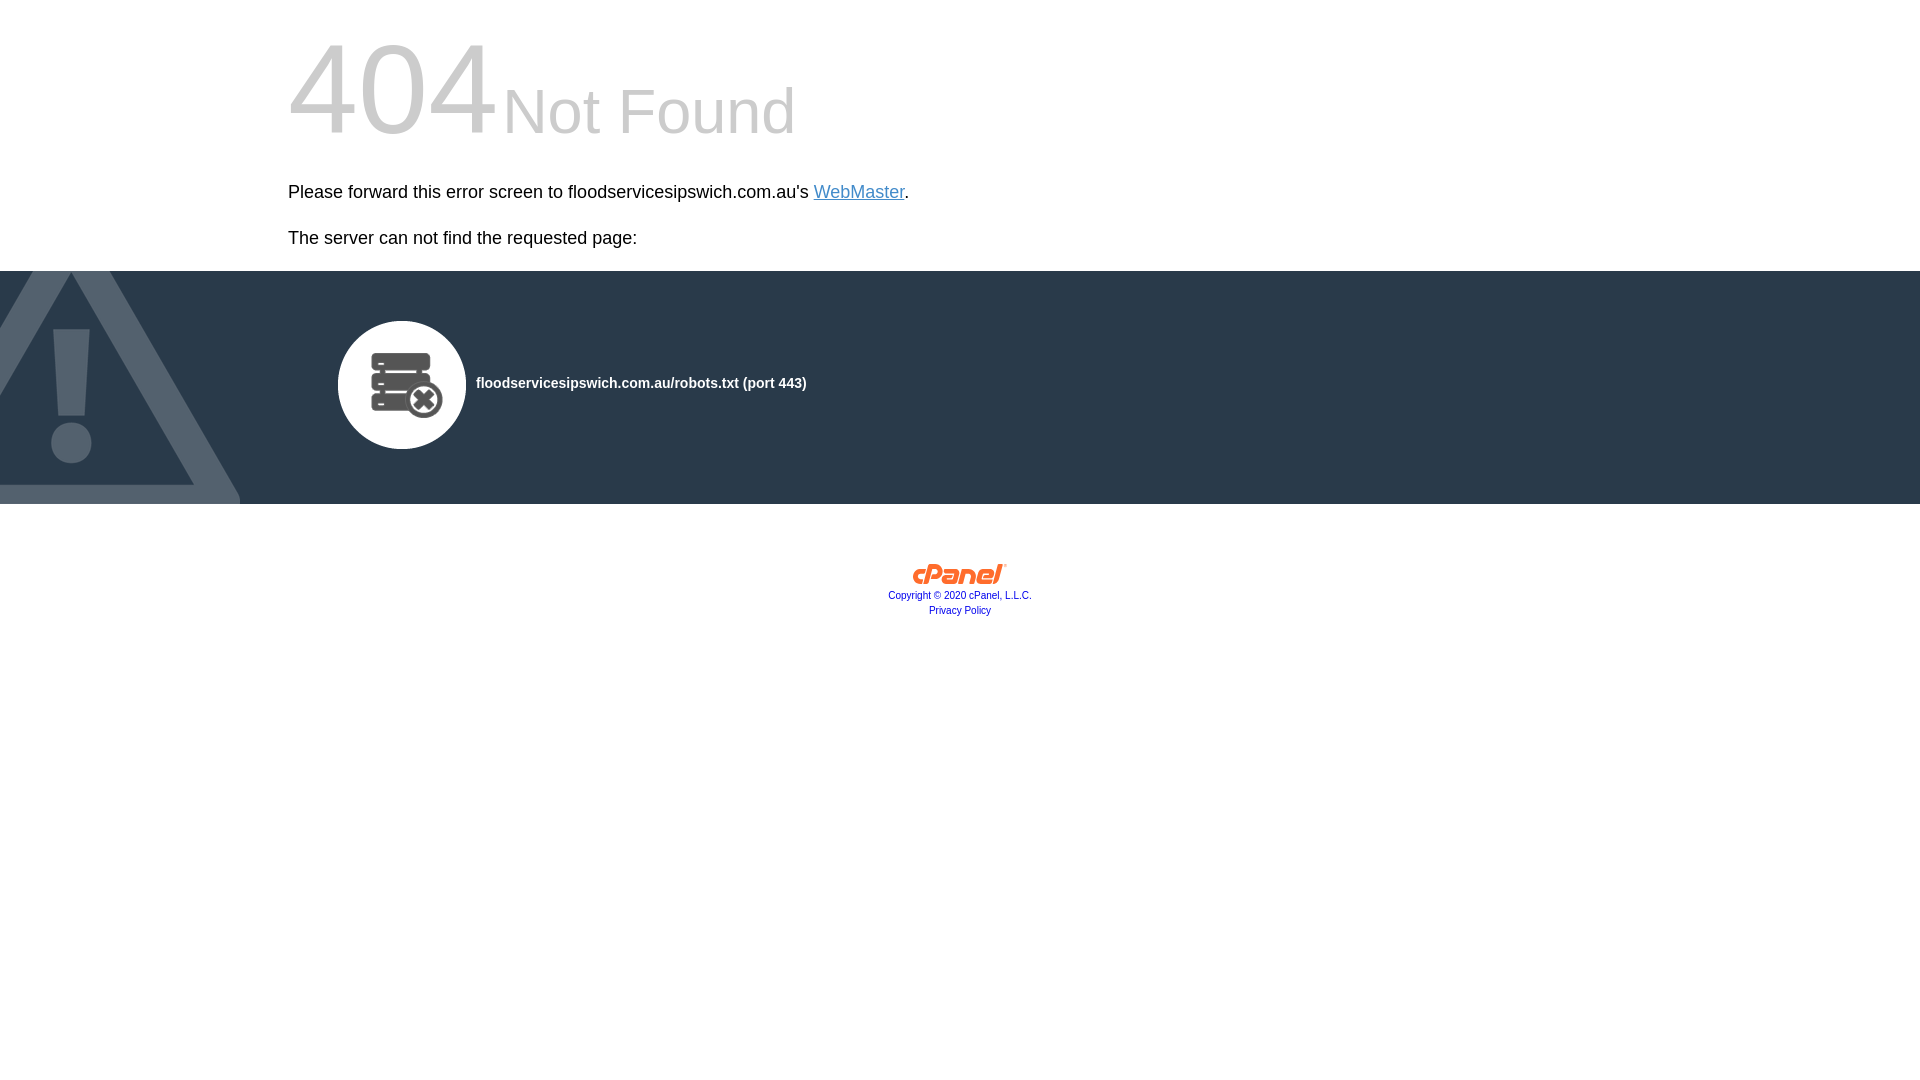  Describe the element at coordinates (960, 578) in the screenshot. I see `'cPanel, Inc.'` at that location.